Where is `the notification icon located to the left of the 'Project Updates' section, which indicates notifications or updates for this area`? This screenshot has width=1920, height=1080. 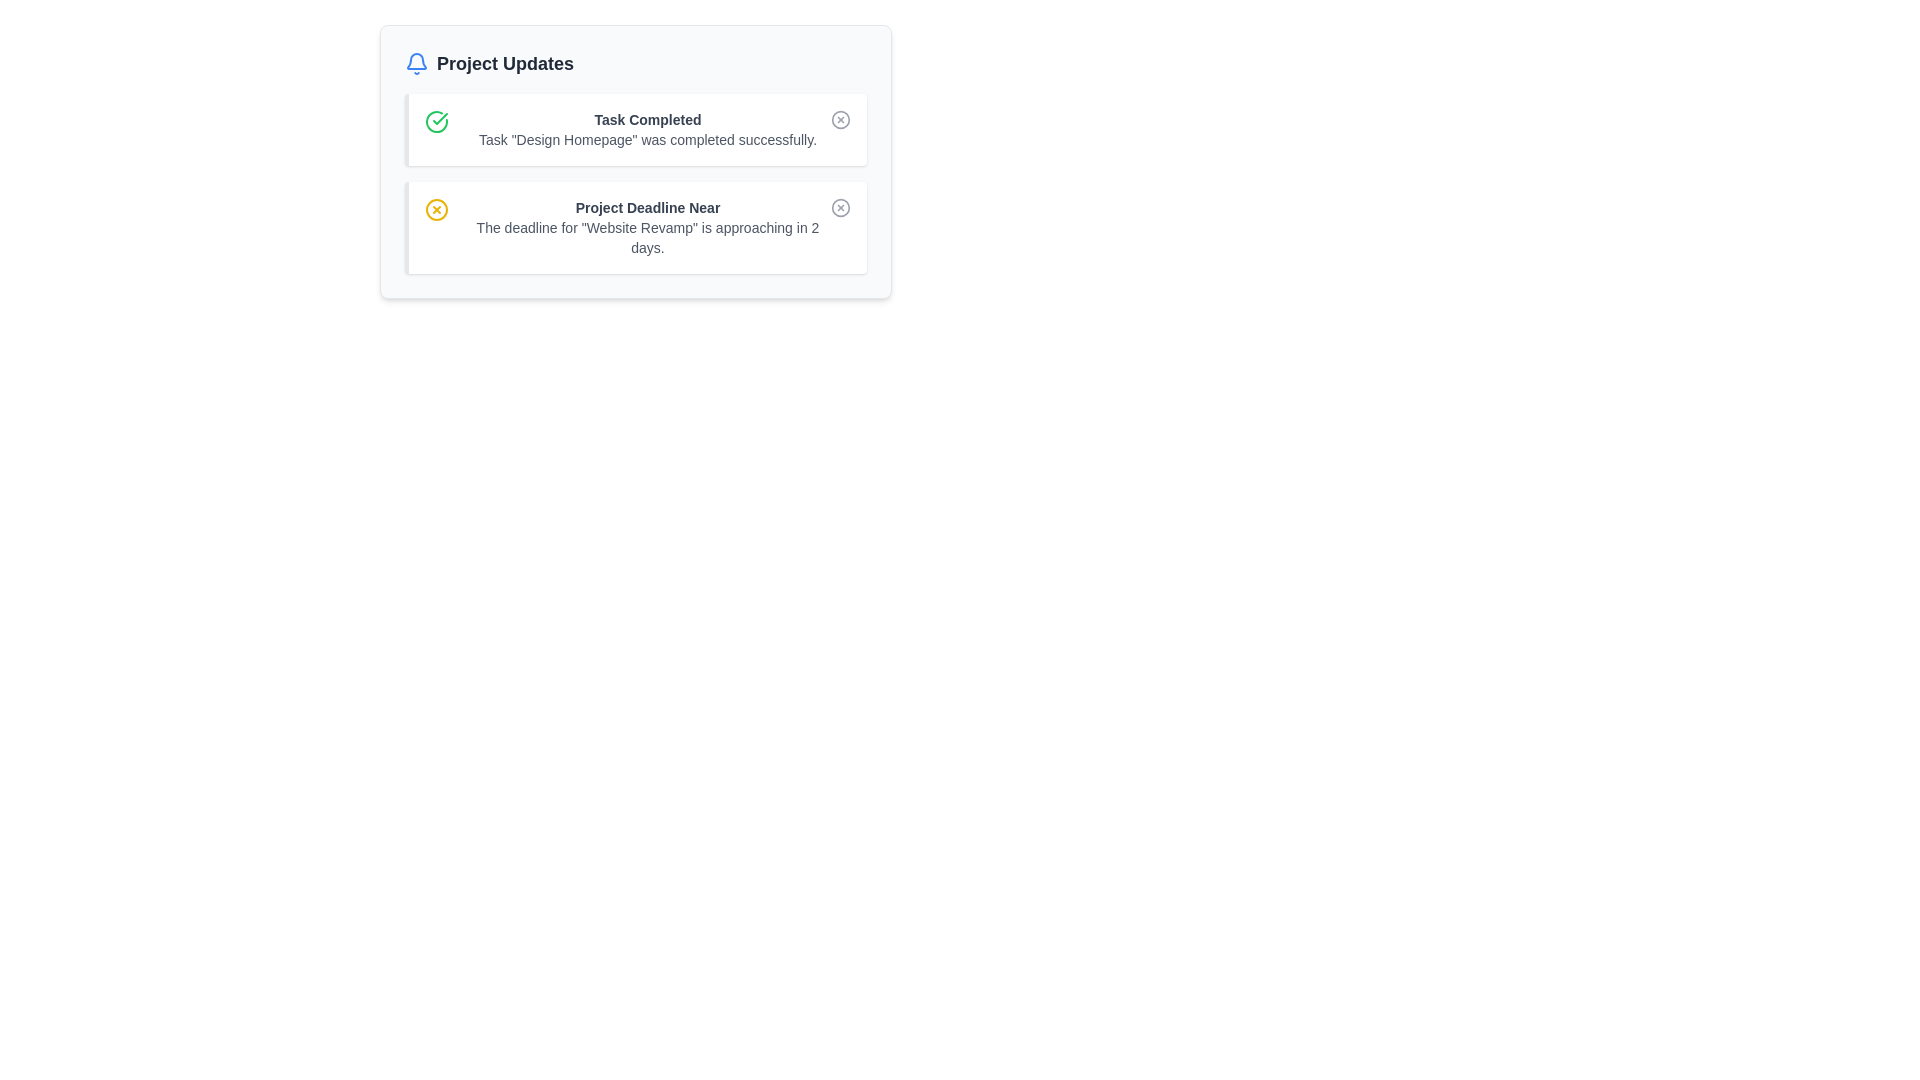
the notification icon located to the left of the 'Project Updates' section, which indicates notifications or updates for this area is located at coordinates (416, 63).